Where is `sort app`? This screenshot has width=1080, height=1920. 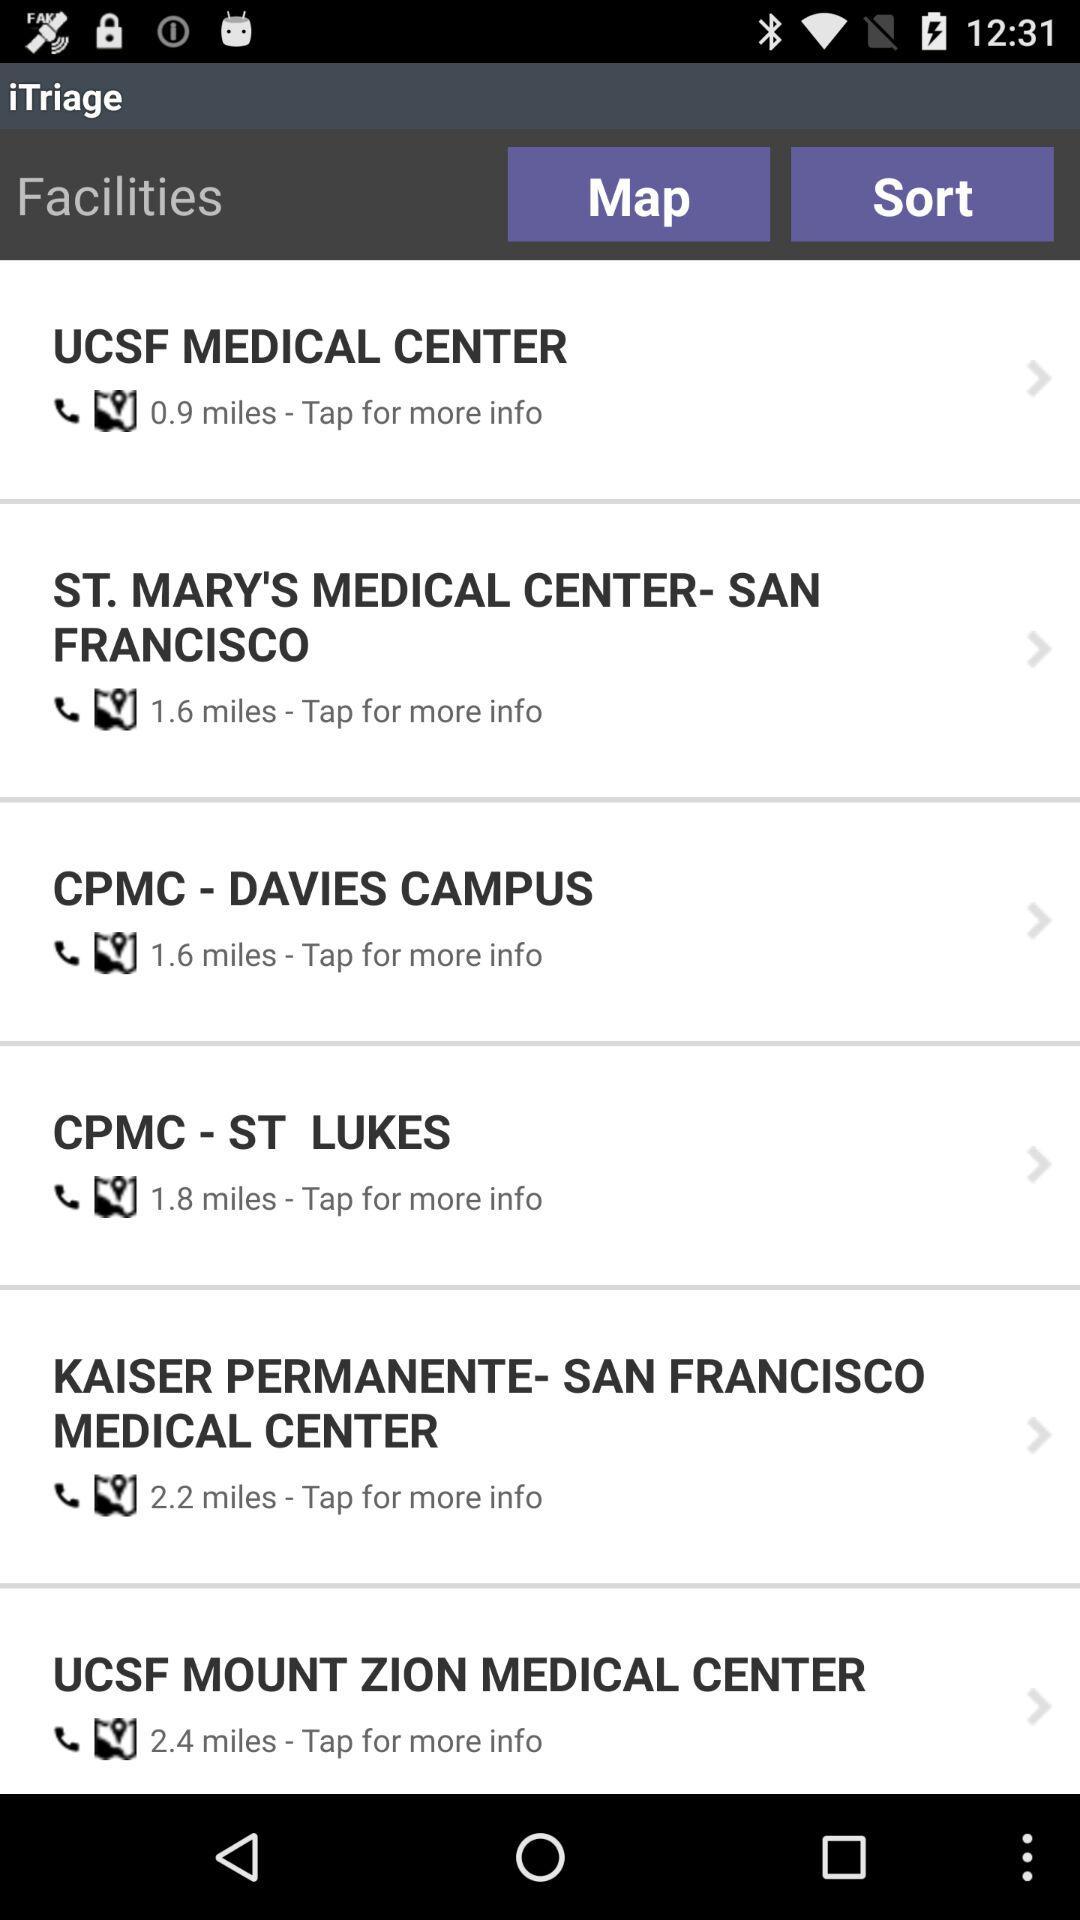
sort app is located at coordinates (922, 194).